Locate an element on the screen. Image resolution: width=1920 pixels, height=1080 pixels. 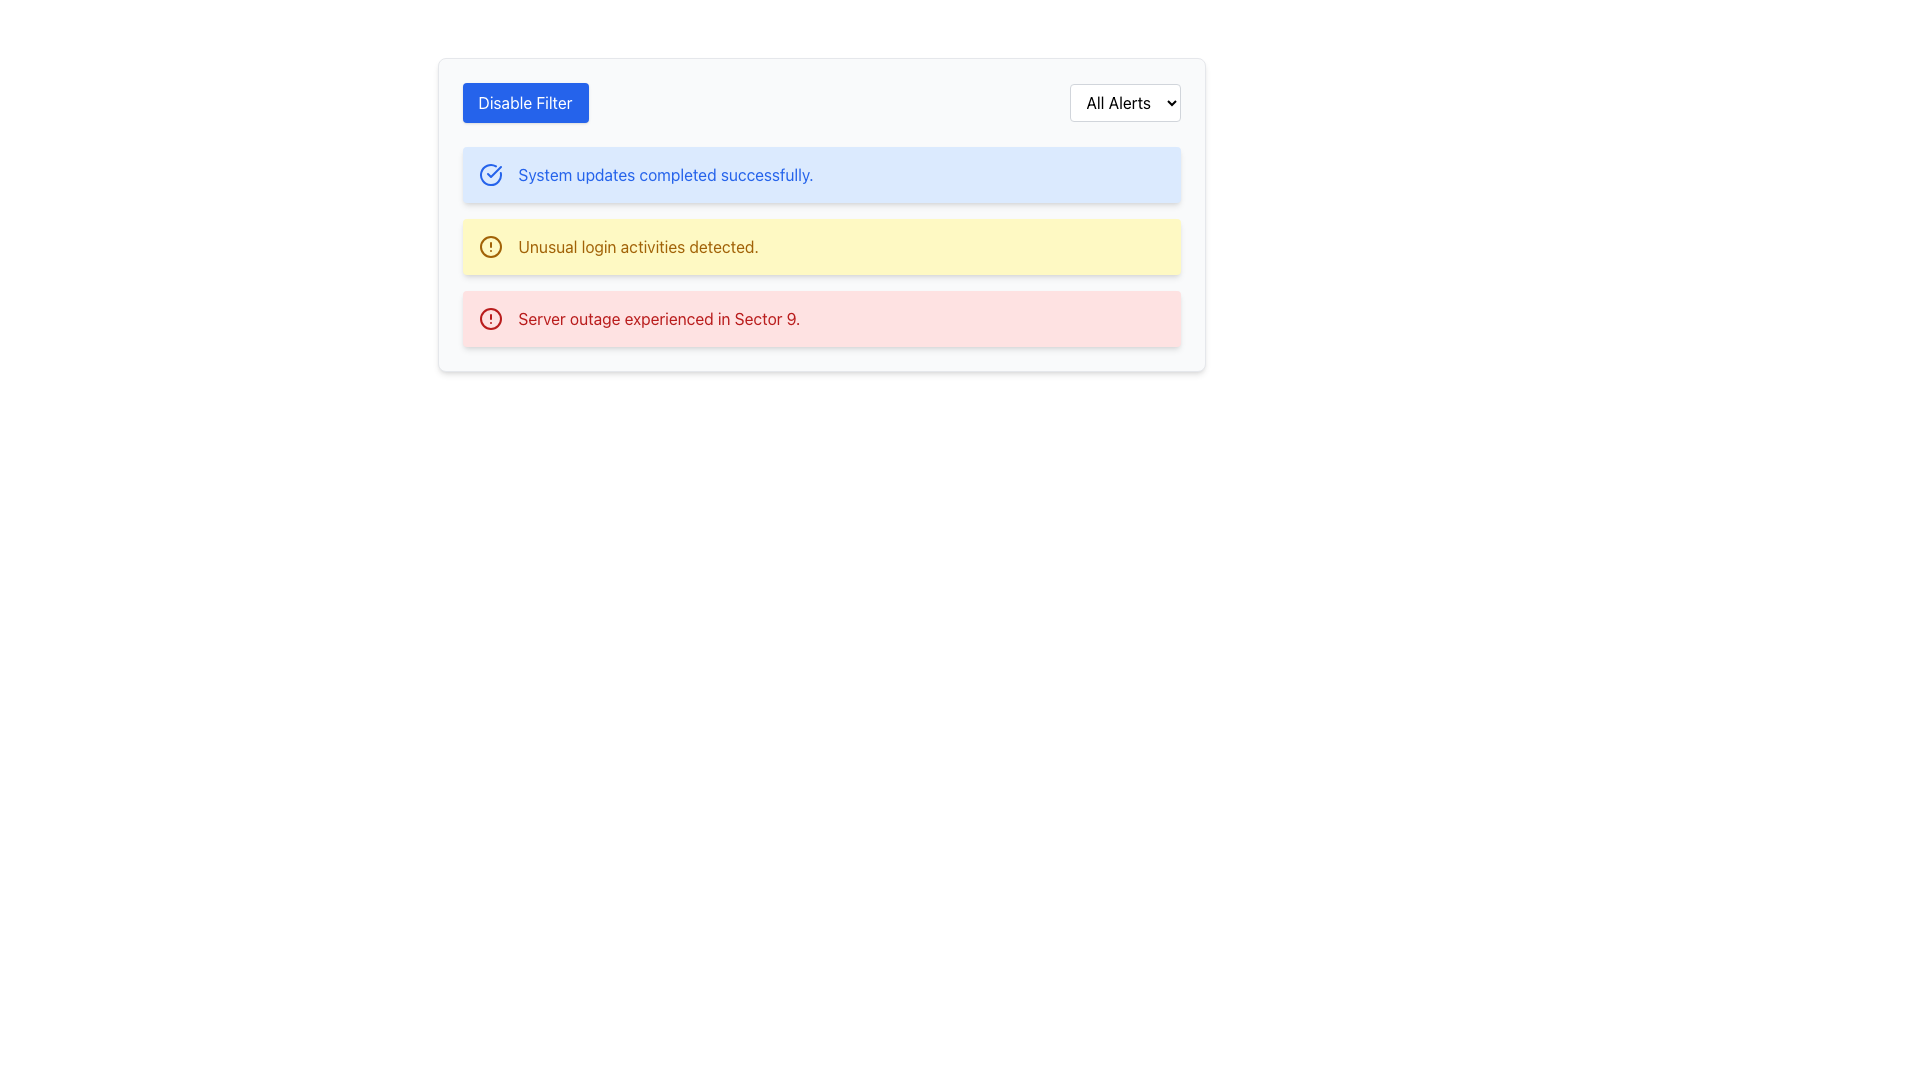
the Notification Card that alerts users about unusual login activities, which is the second notification in a vertical list between a blue and a red notification is located at coordinates (821, 215).